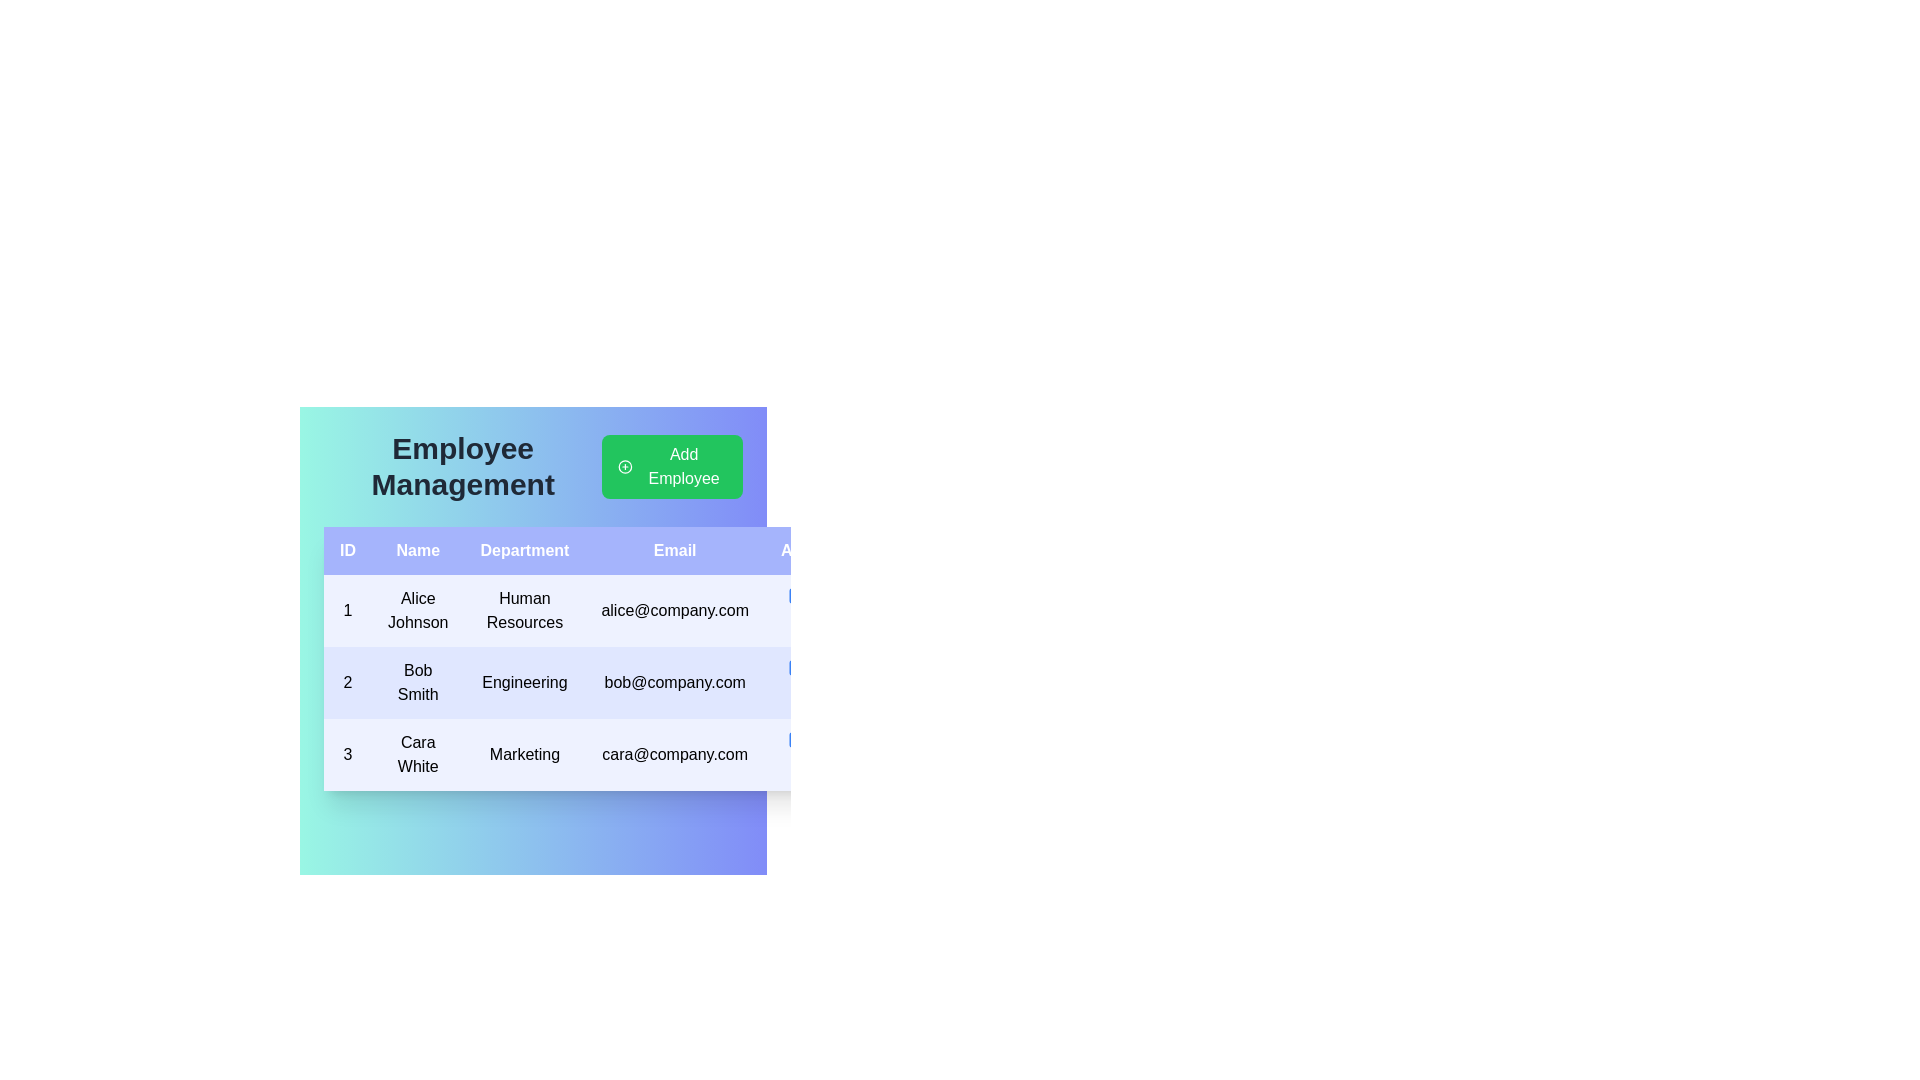  What do you see at coordinates (823, 667) in the screenshot?
I see `the delete button located in the third position of the horizontal row of icons in the table, which allows the user` at bounding box center [823, 667].